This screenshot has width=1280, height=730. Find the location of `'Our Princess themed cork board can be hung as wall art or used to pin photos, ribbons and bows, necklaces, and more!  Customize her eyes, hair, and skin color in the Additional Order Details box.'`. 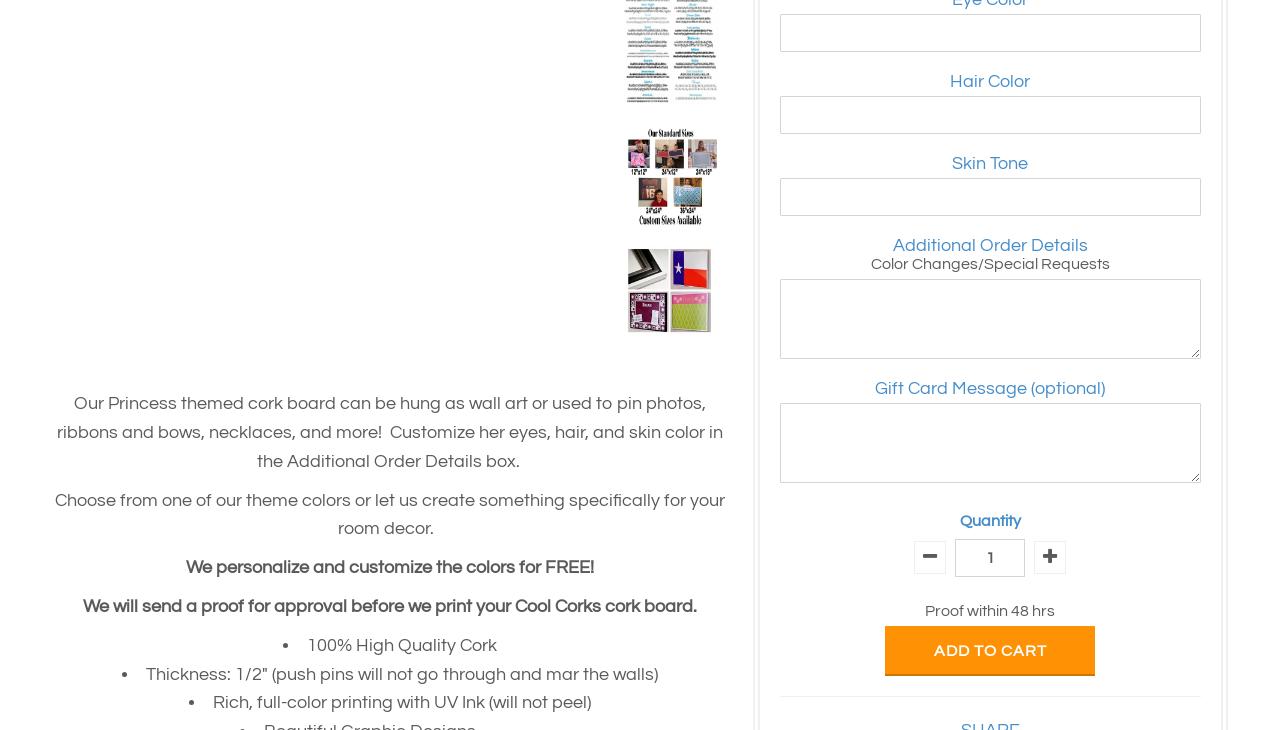

'Our Princess themed cork board can be hung as wall art or used to pin photos, ribbons and bows, necklaces, and more!  Customize her eyes, hair, and skin color in the Additional Order Details box.' is located at coordinates (390, 431).